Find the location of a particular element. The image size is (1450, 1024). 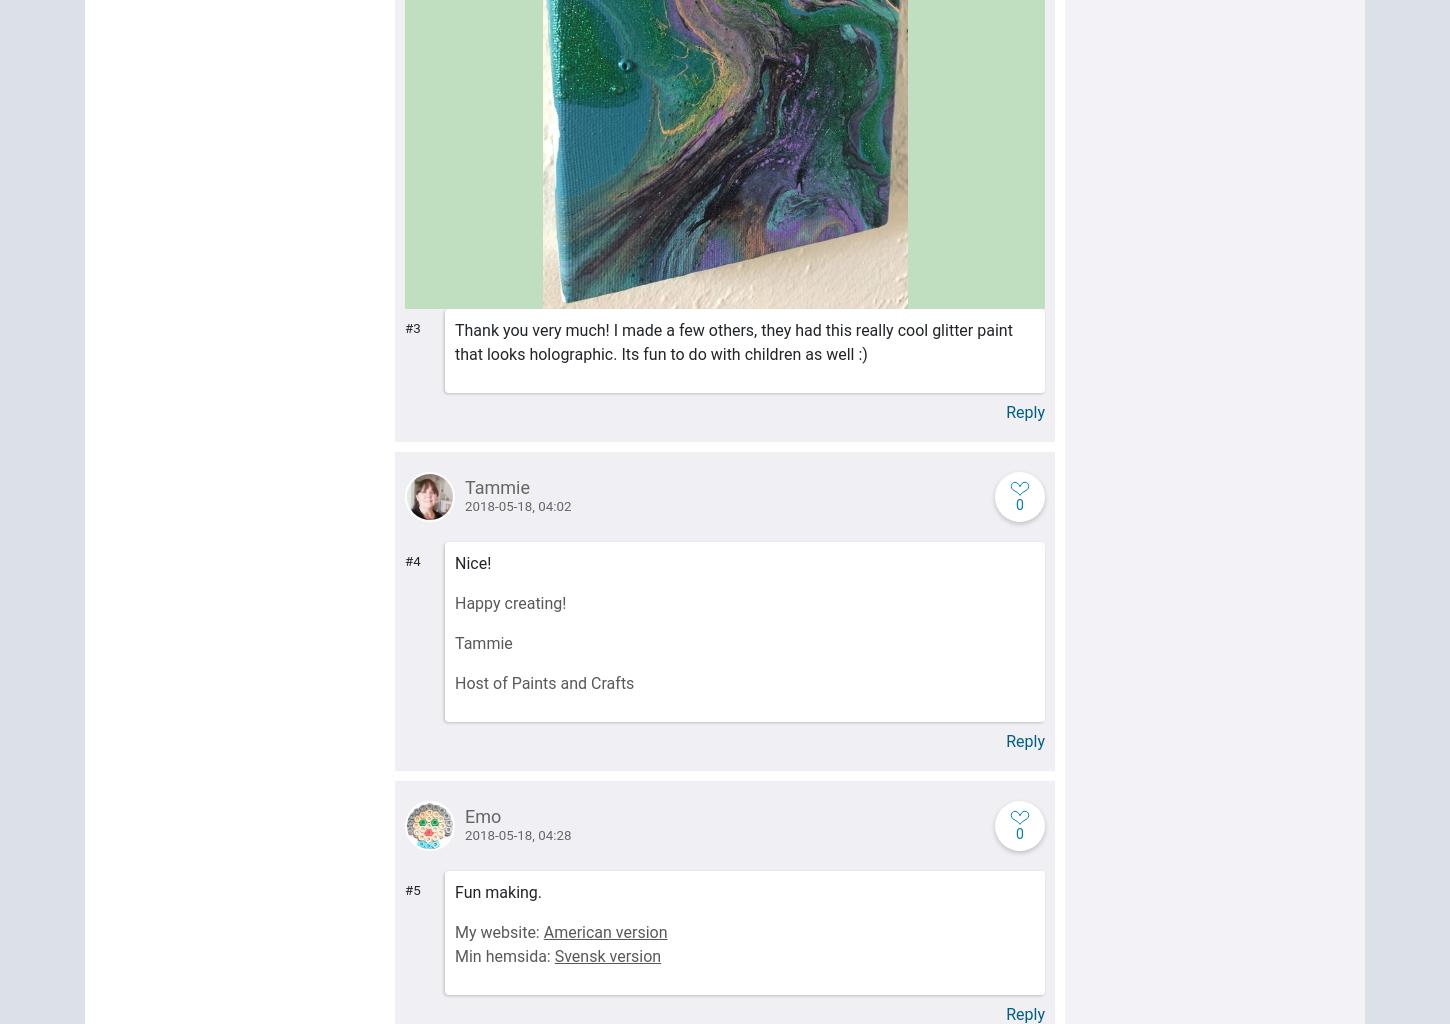

'Nice!' is located at coordinates (454, 561).